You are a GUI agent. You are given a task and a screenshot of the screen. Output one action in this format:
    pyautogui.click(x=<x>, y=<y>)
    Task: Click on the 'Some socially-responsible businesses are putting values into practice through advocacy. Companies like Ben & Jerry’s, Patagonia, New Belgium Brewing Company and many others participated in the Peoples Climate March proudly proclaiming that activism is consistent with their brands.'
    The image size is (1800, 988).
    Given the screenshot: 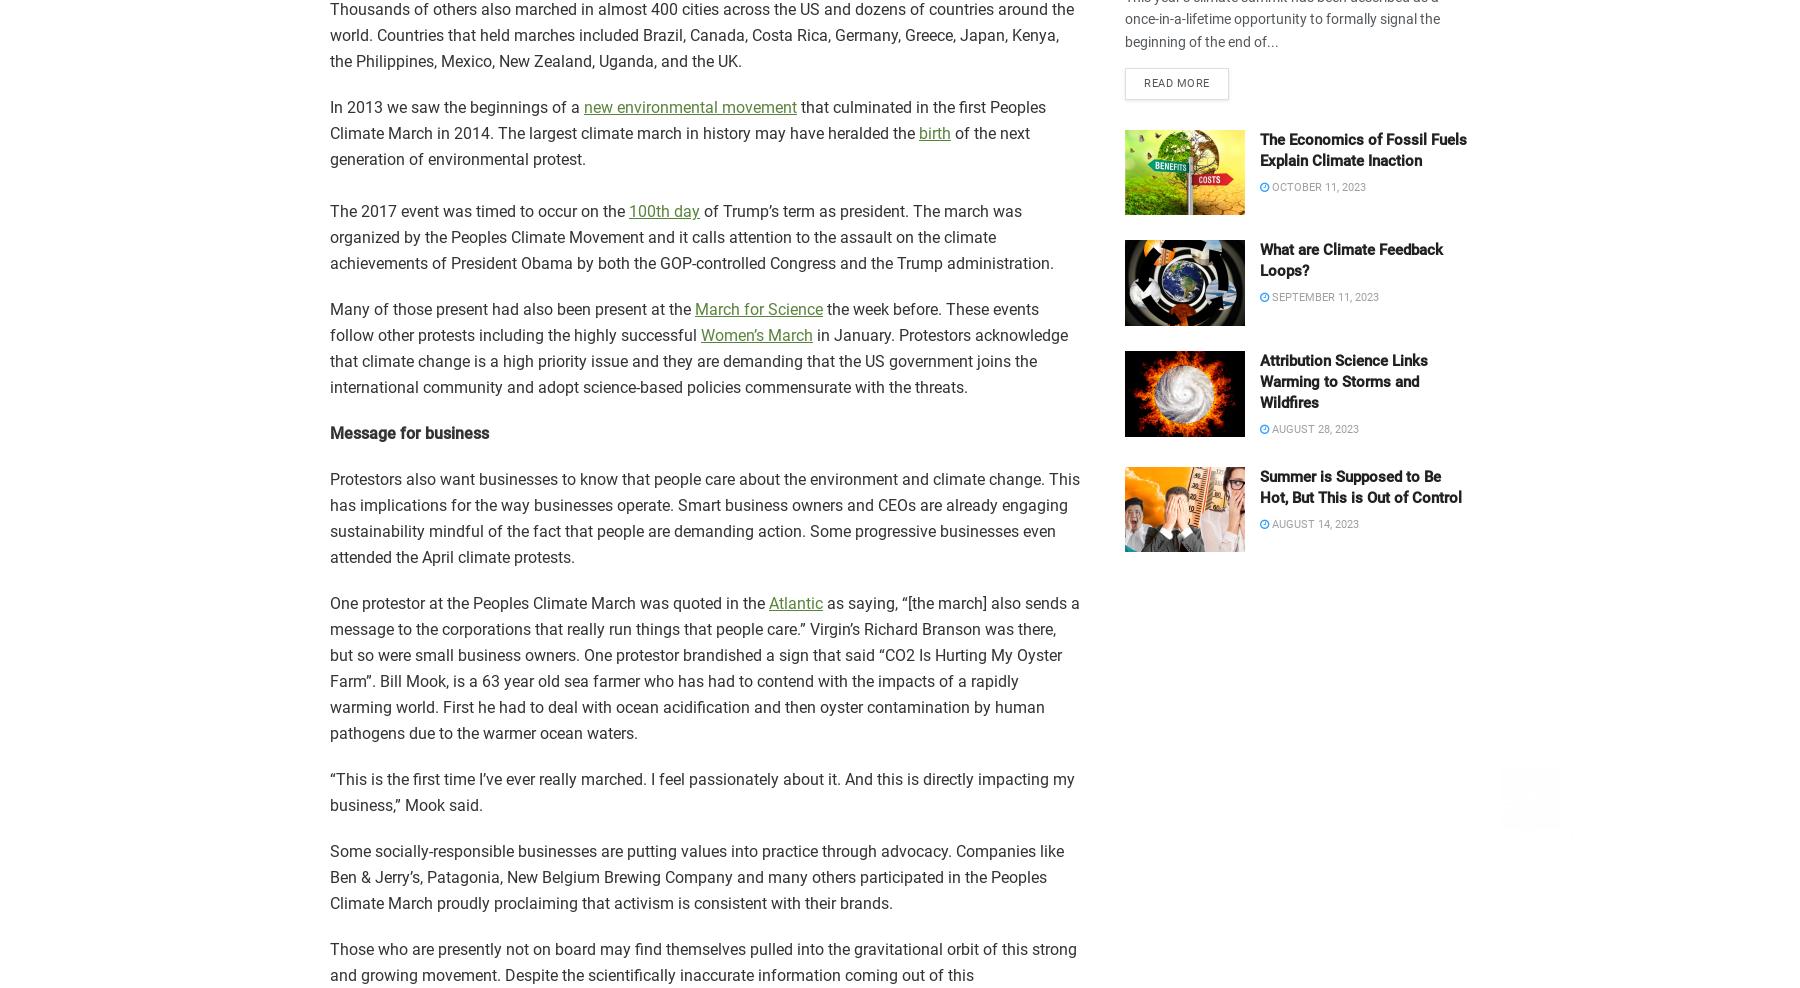 What is the action you would take?
    pyautogui.click(x=695, y=876)
    